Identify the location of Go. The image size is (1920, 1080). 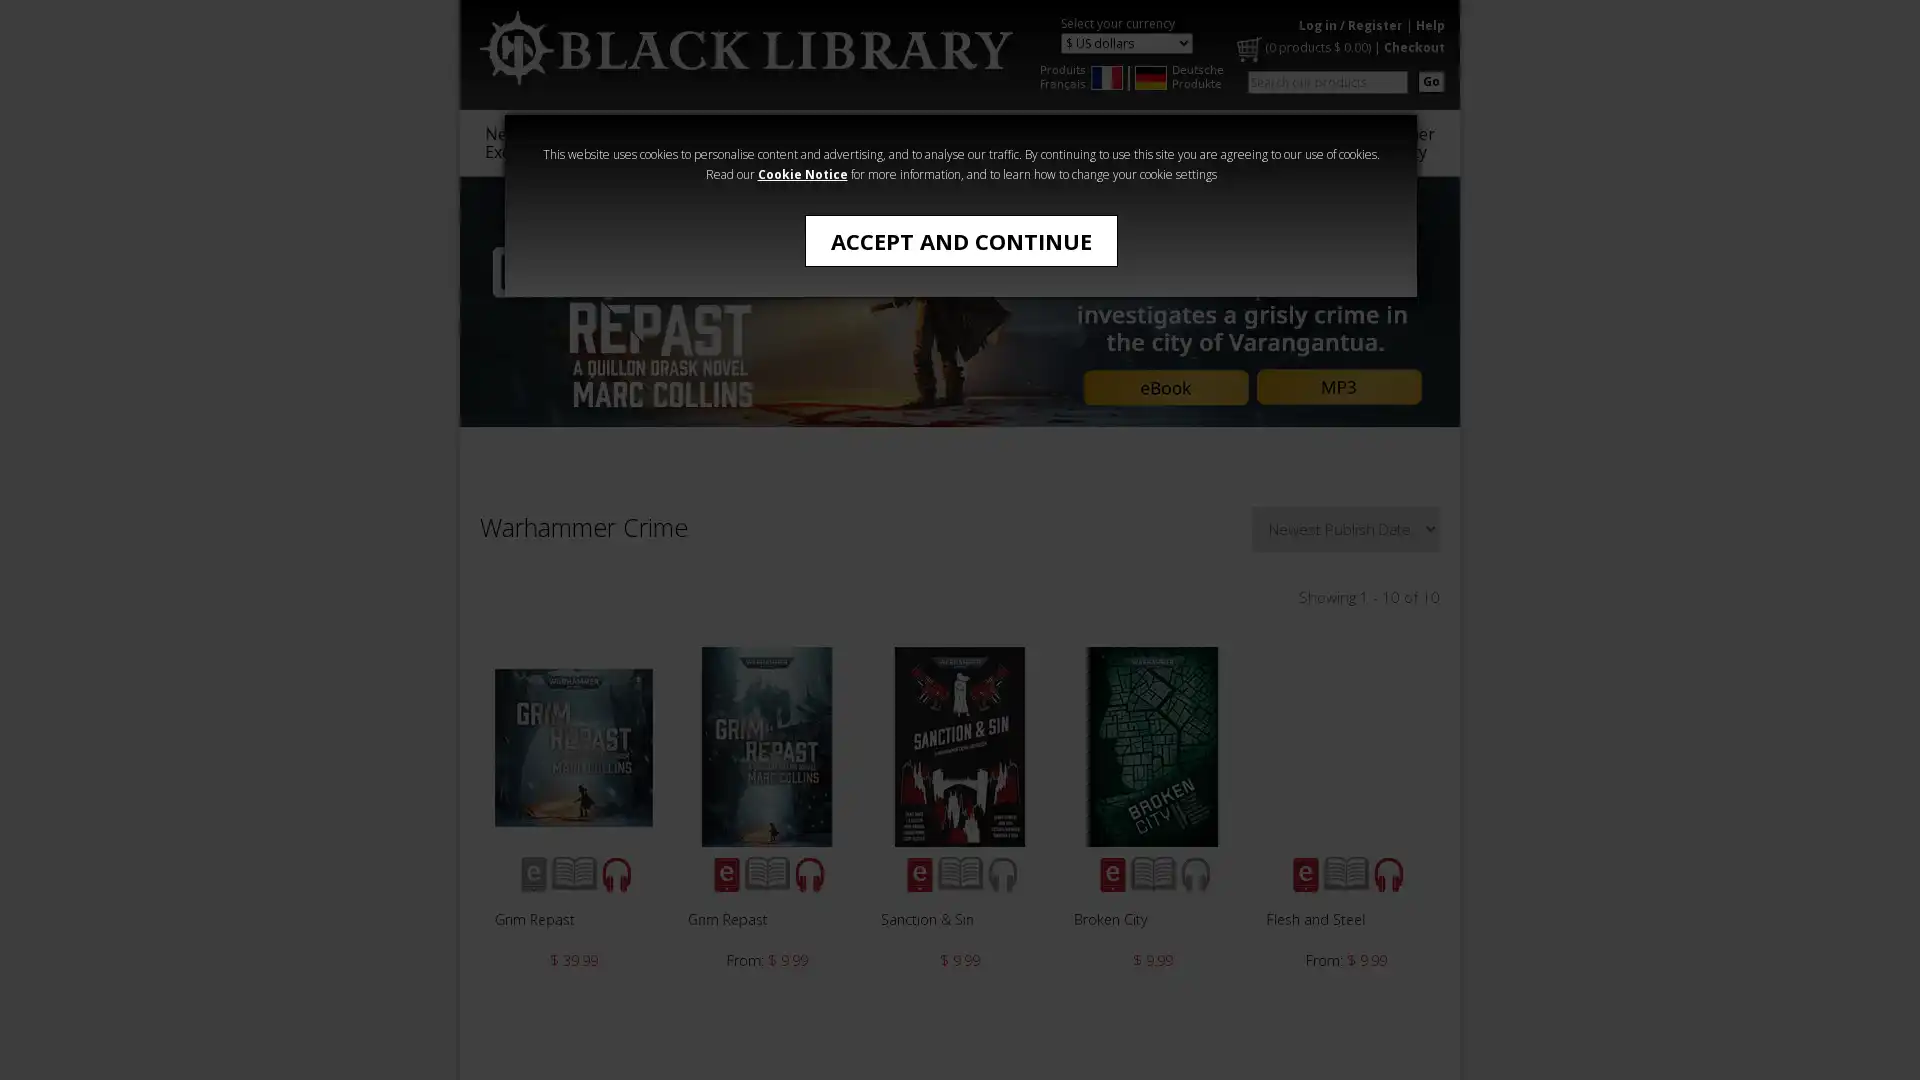
(1430, 80).